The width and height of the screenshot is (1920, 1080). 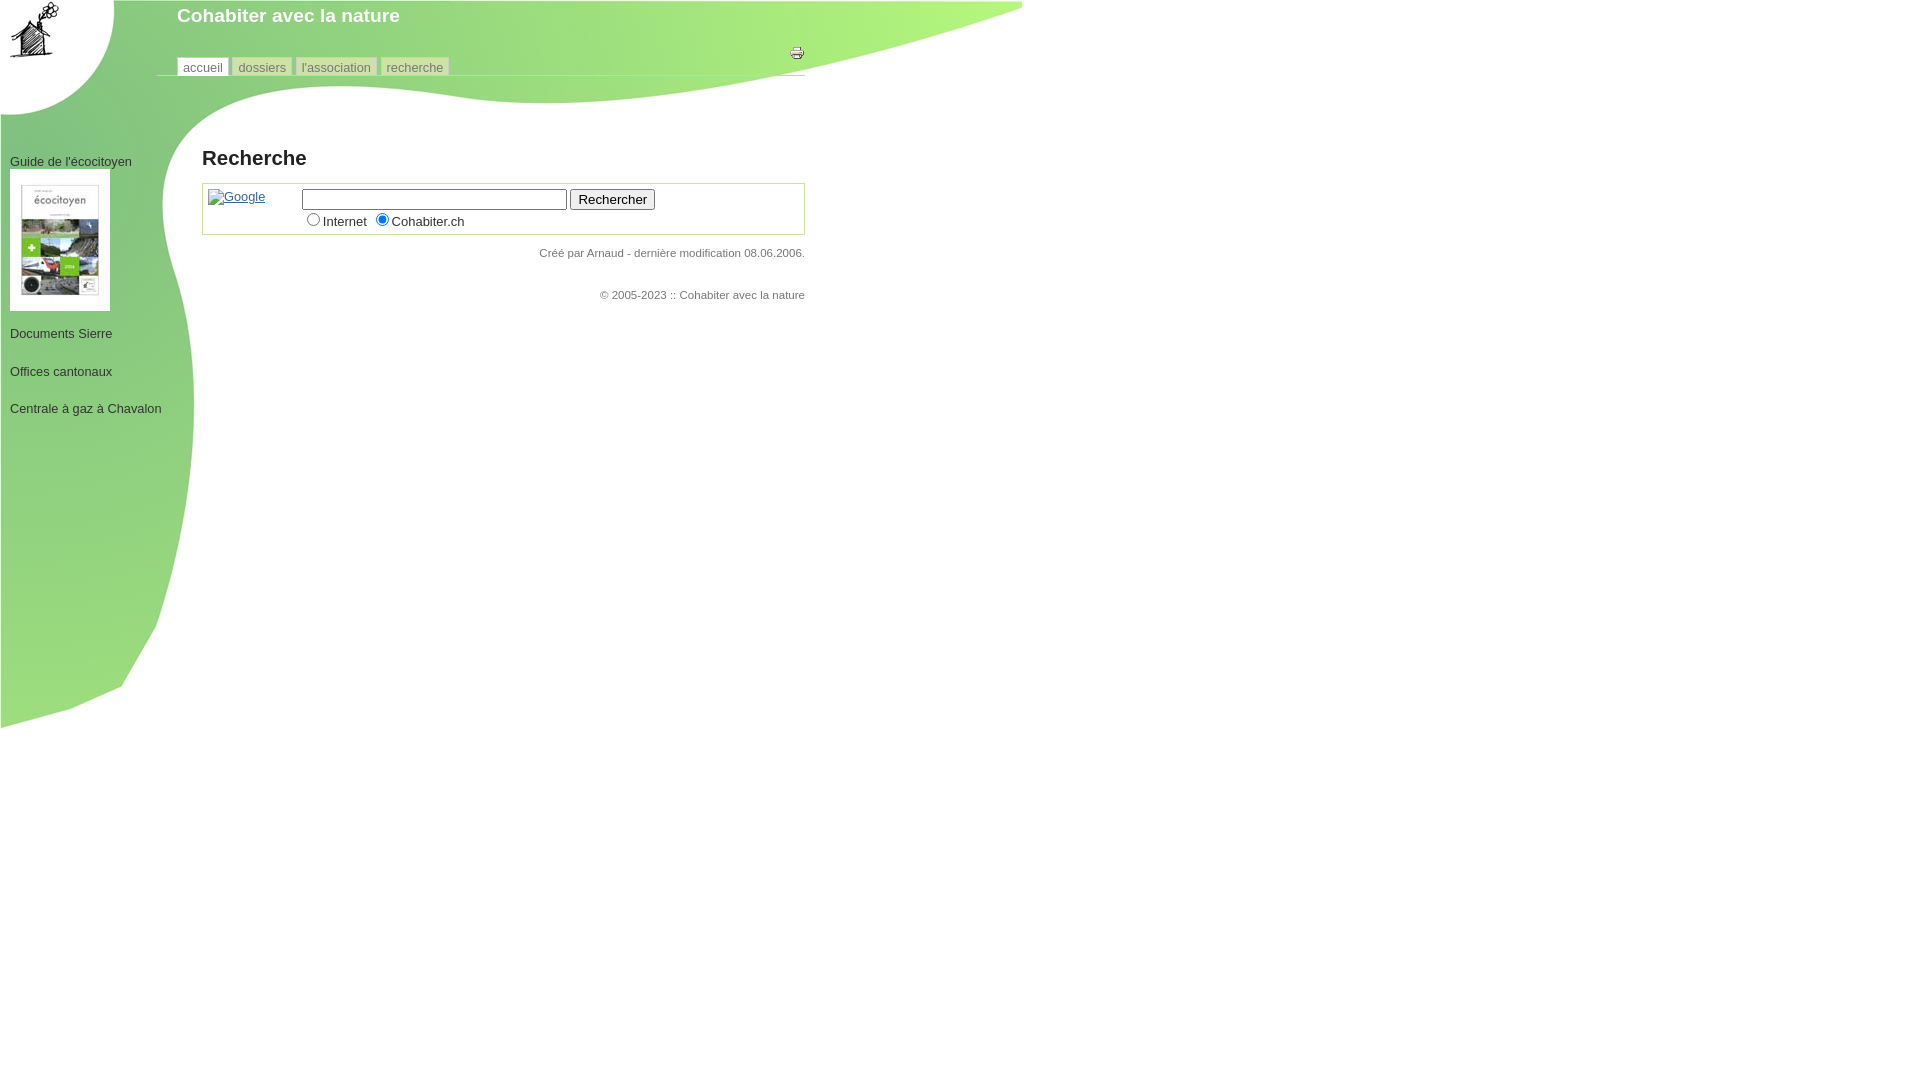 I want to click on 'accueil', so click(x=202, y=66).